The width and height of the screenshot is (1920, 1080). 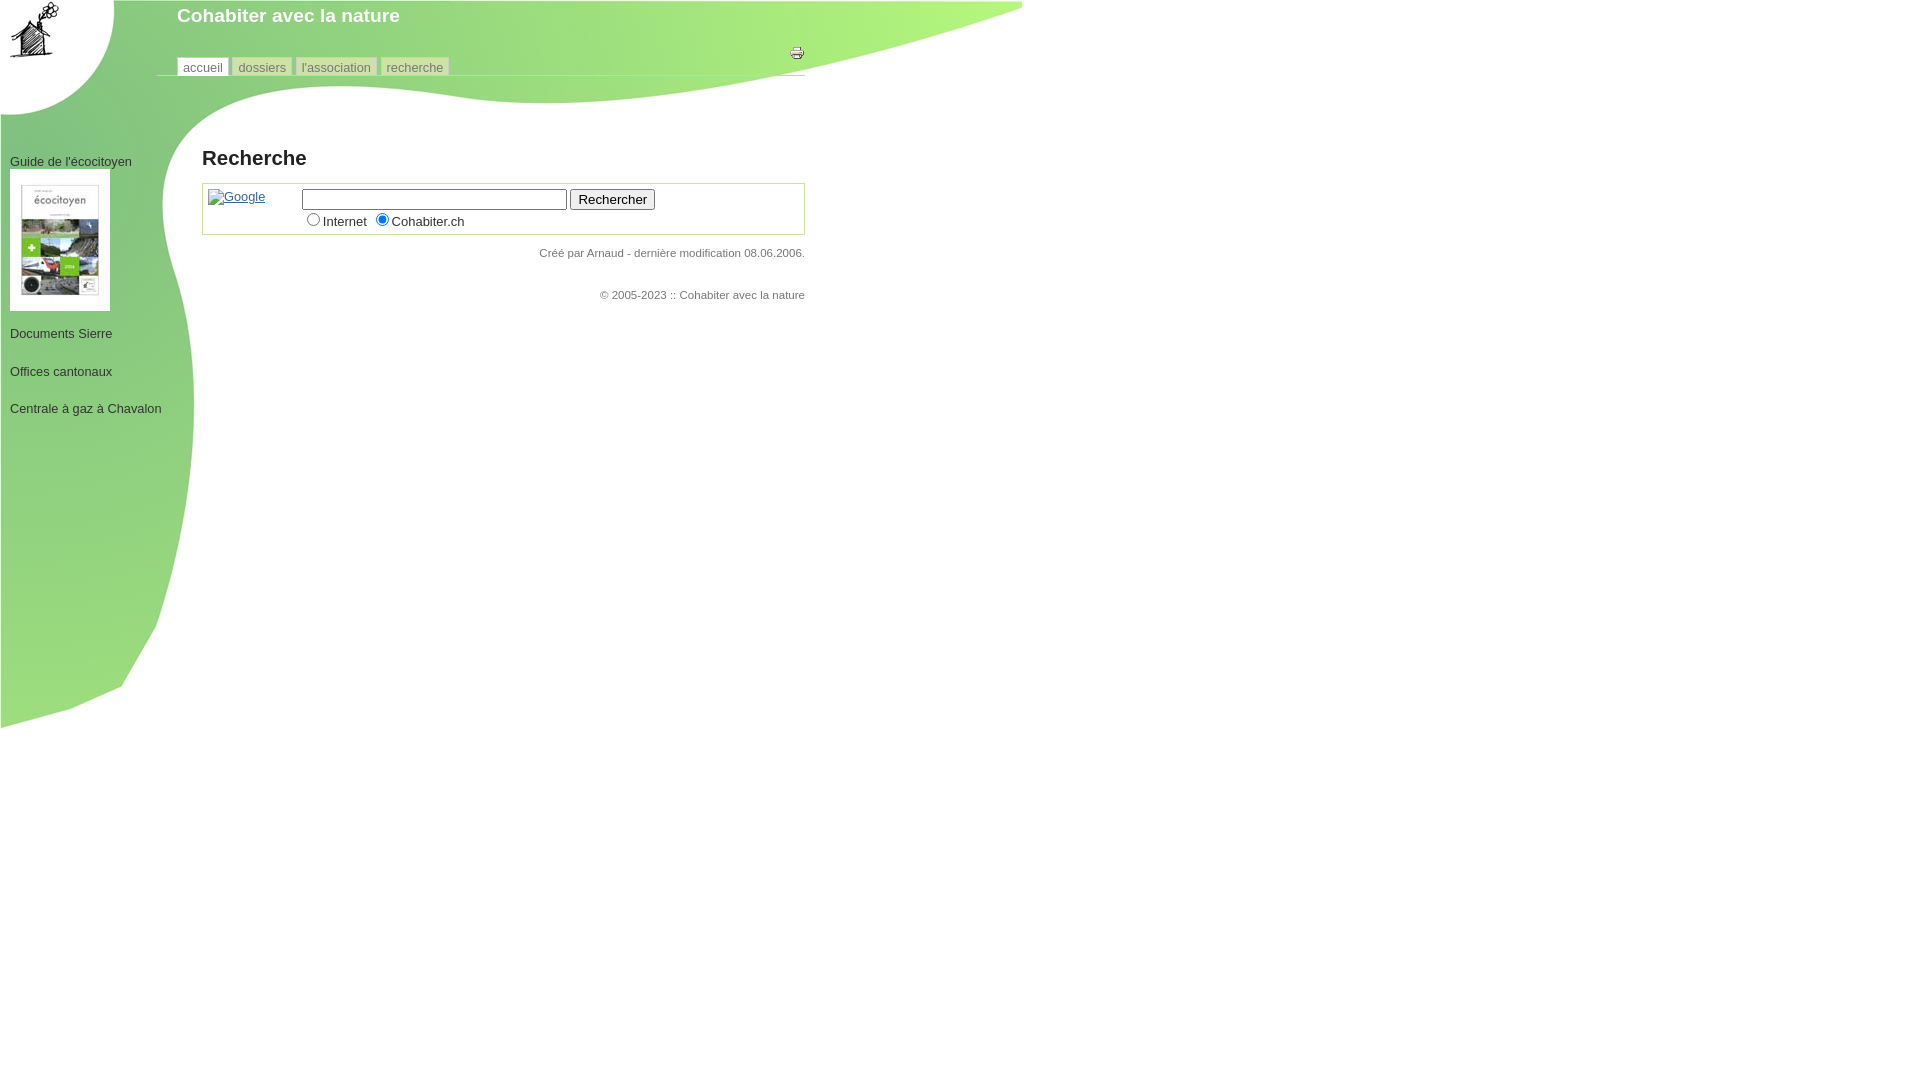 I want to click on 'accueil', so click(x=202, y=66).